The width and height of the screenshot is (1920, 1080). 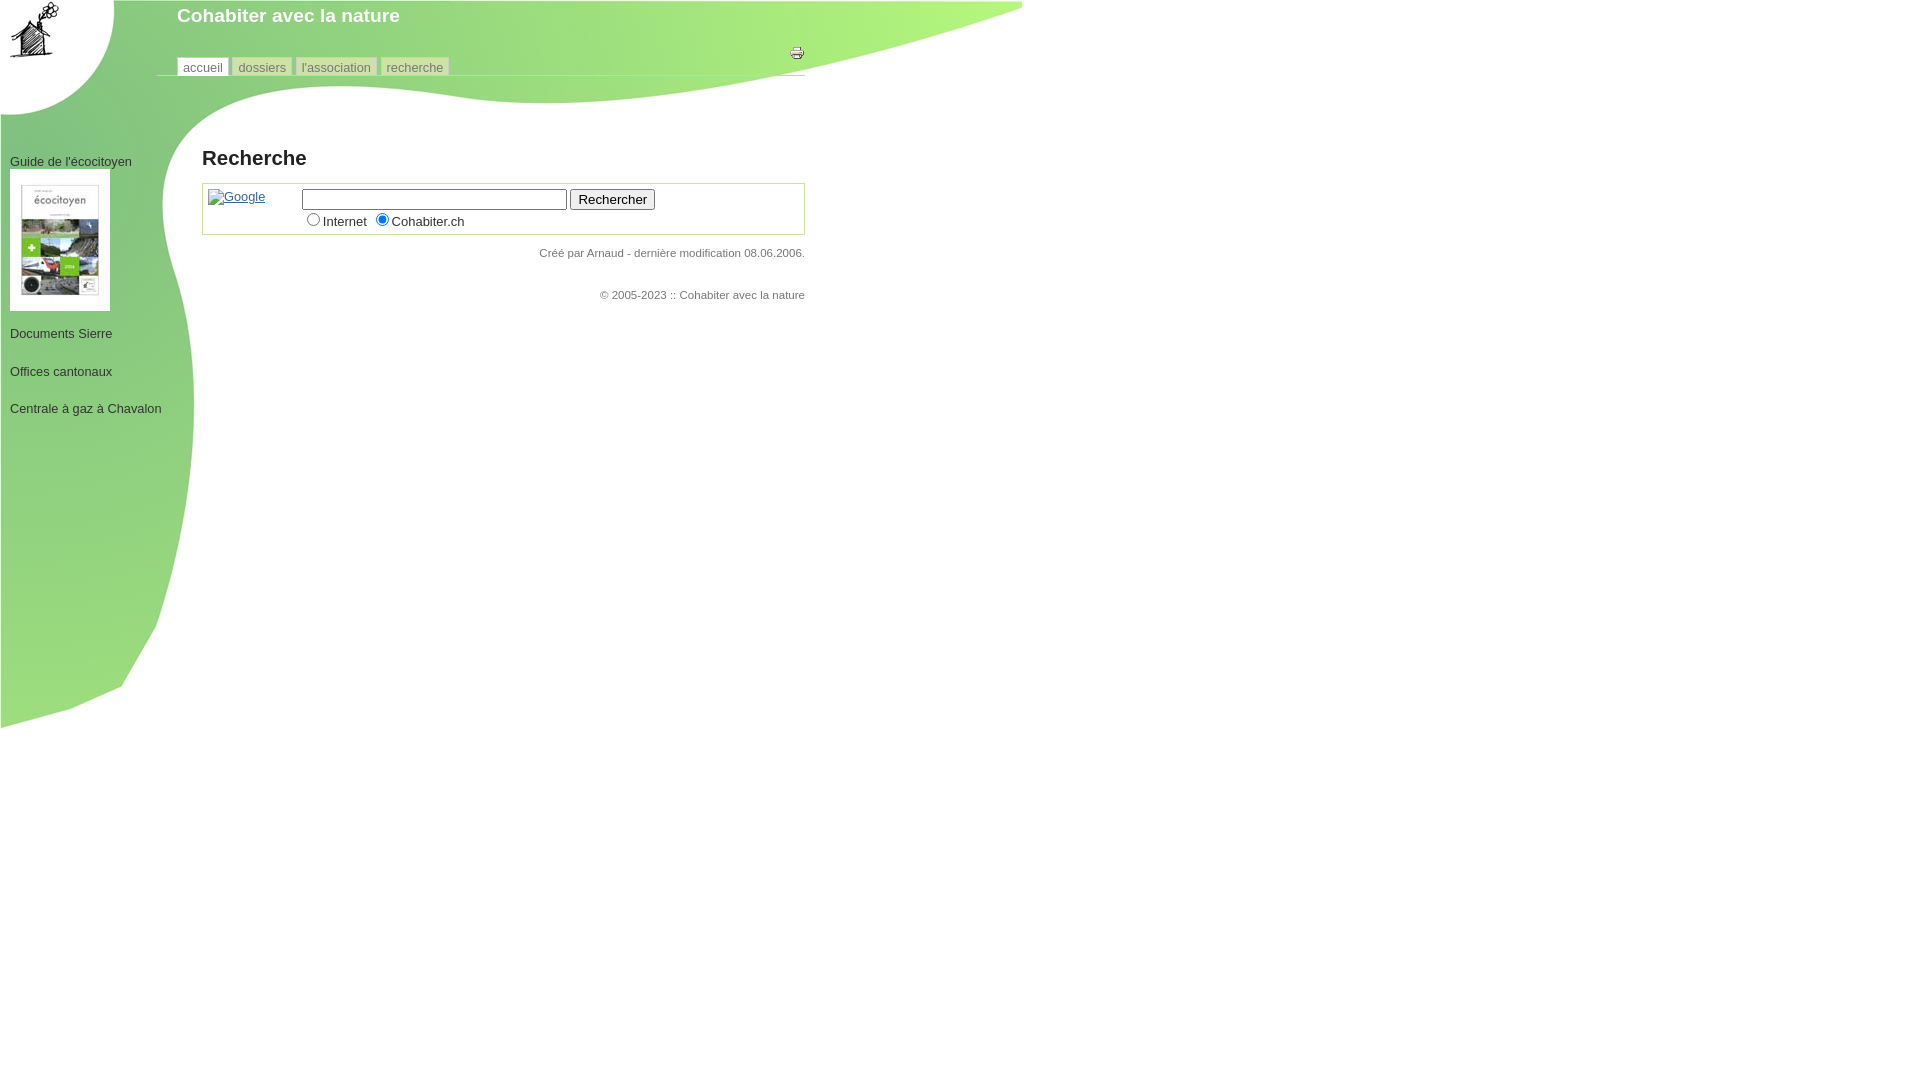 I want to click on 'accueil', so click(x=202, y=66).